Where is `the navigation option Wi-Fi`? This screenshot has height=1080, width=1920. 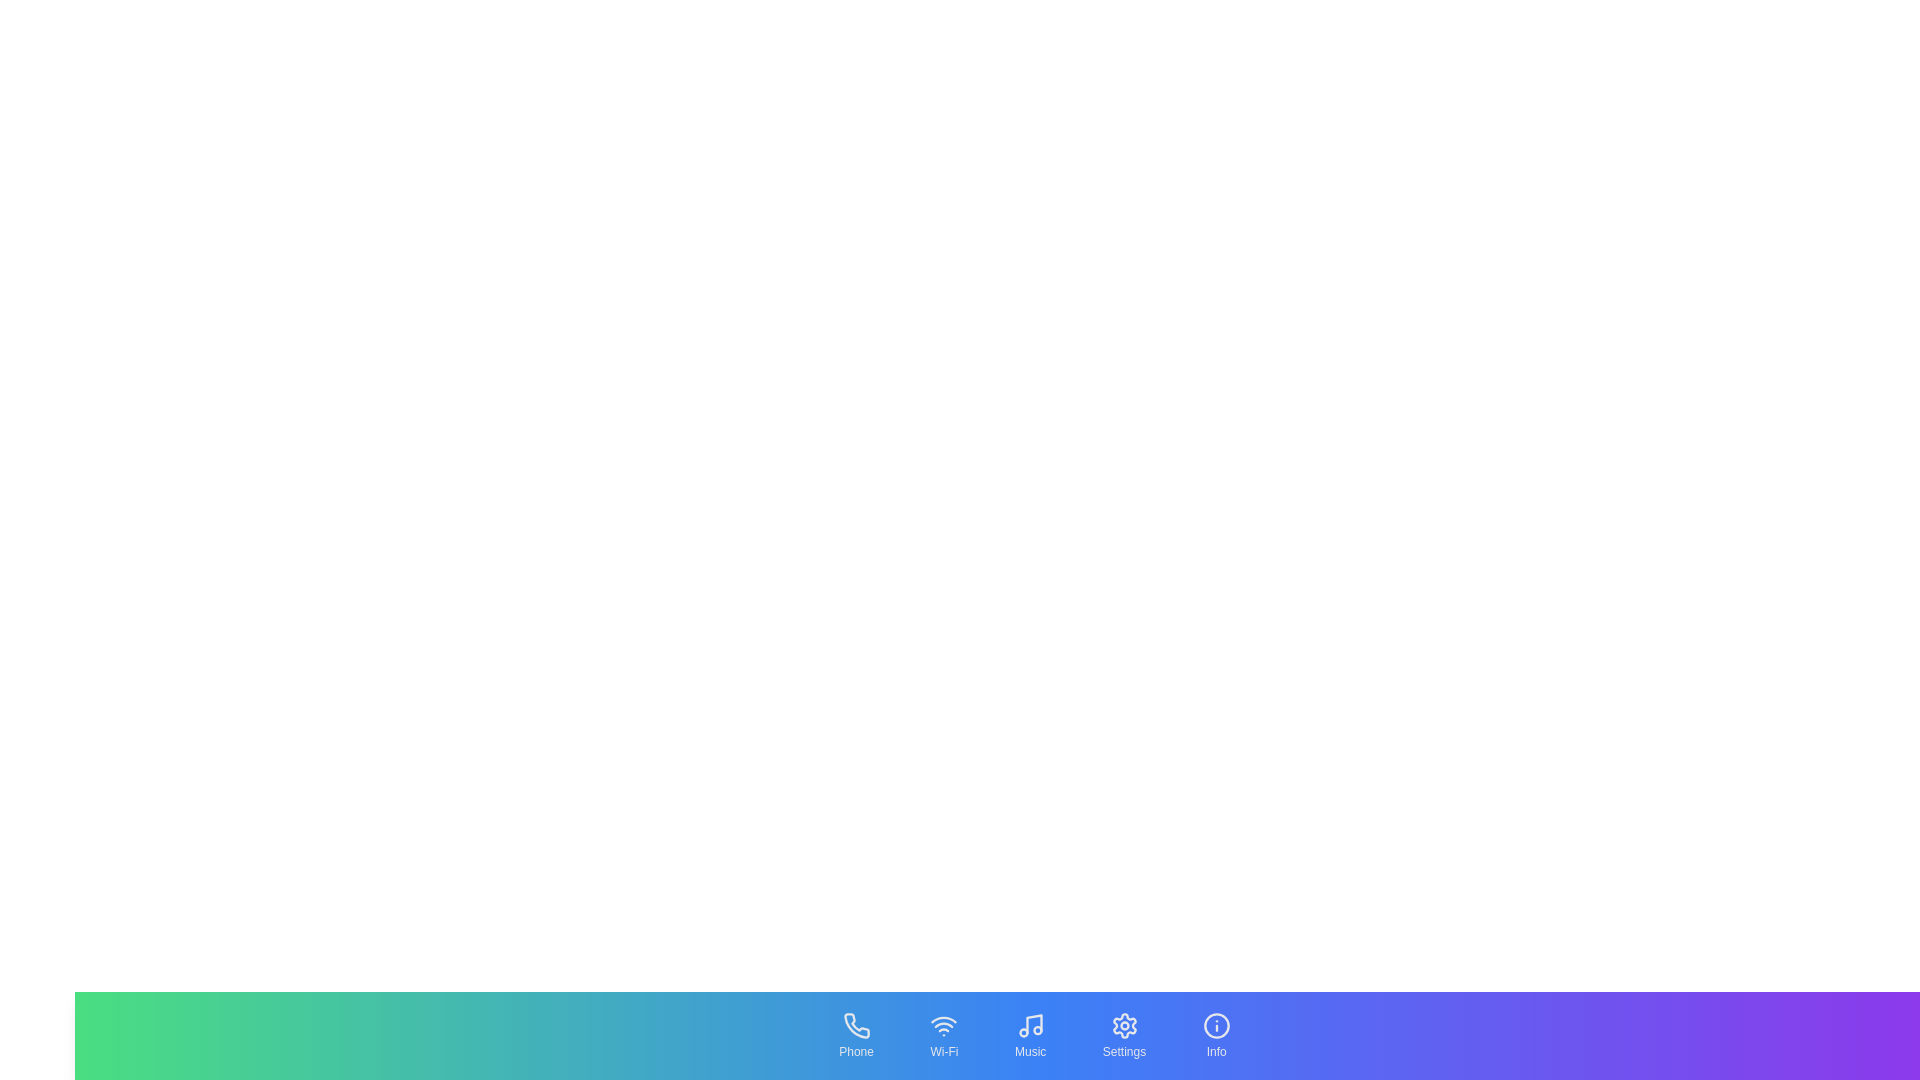 the navigation option Wi-Fi is located at coordinates (943, 1035).